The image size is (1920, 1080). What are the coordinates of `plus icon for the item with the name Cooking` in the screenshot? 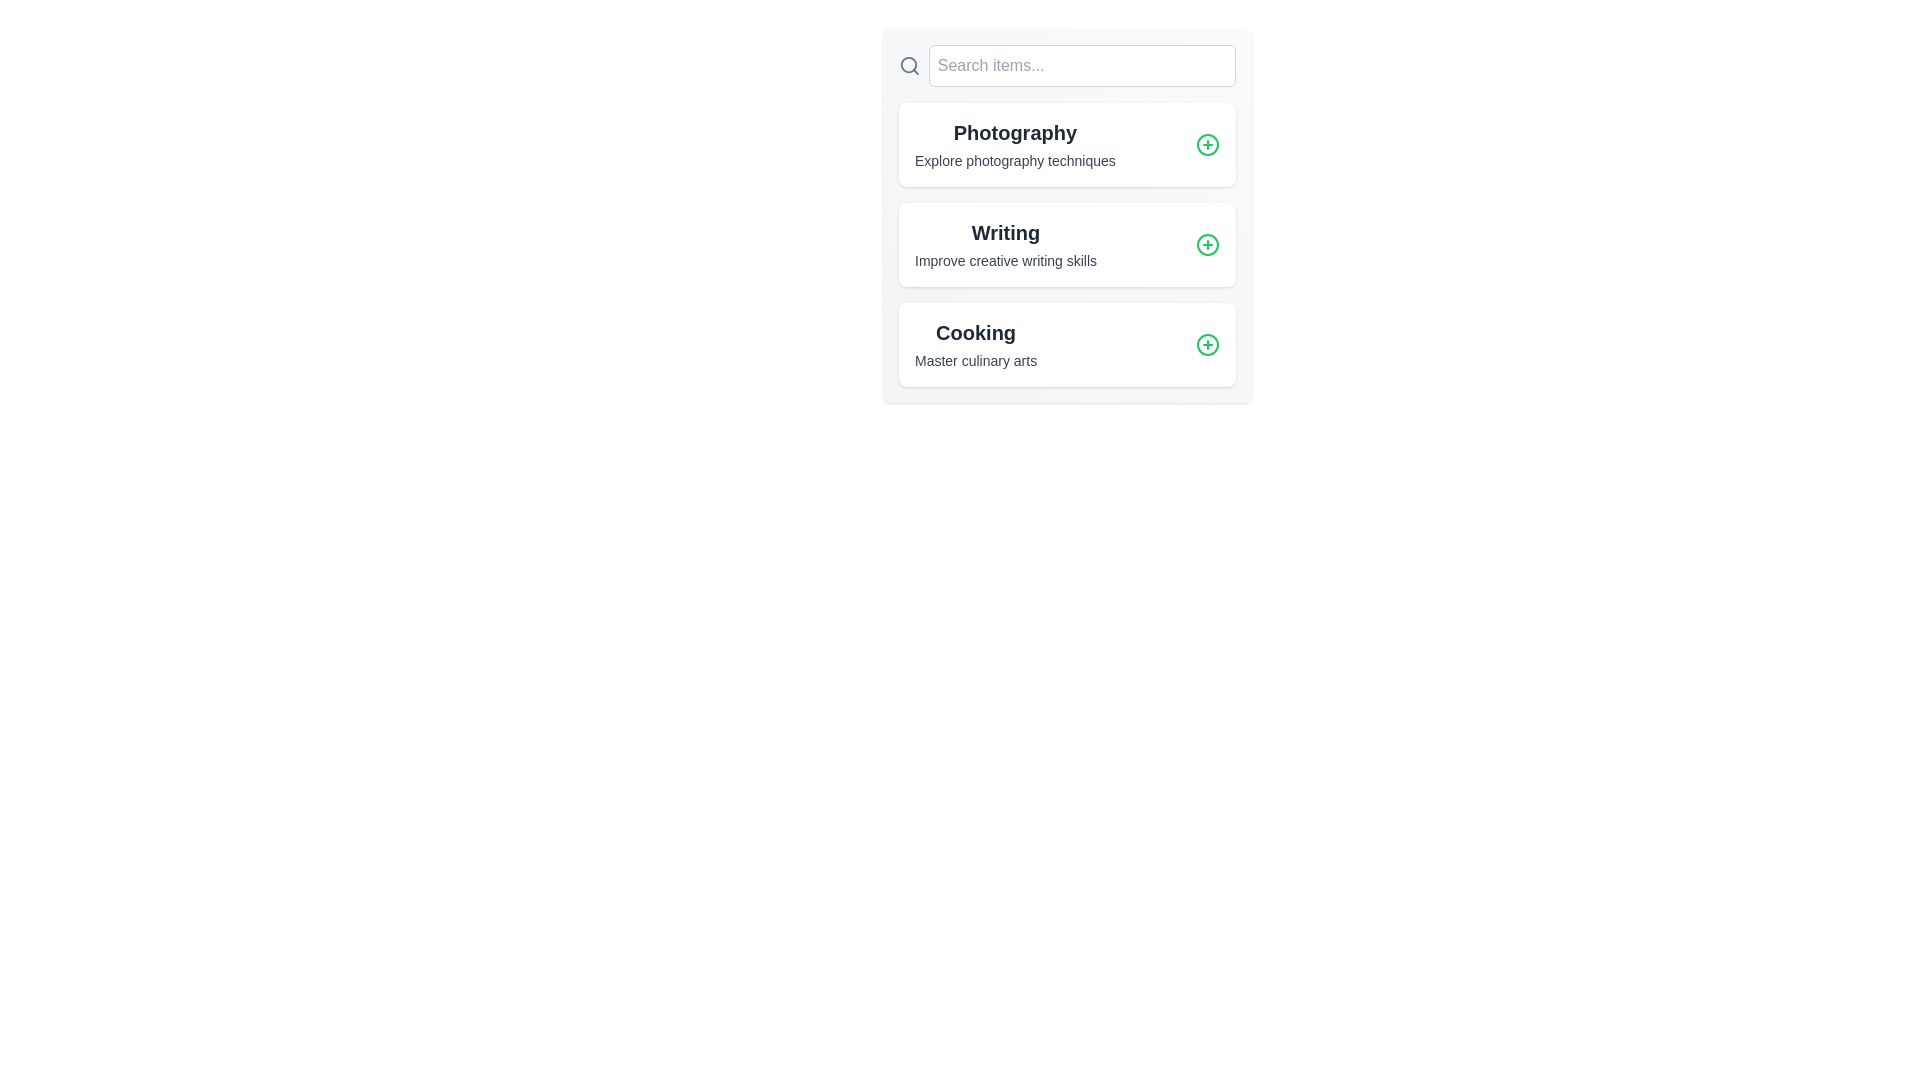 It's located at (1207, 343).